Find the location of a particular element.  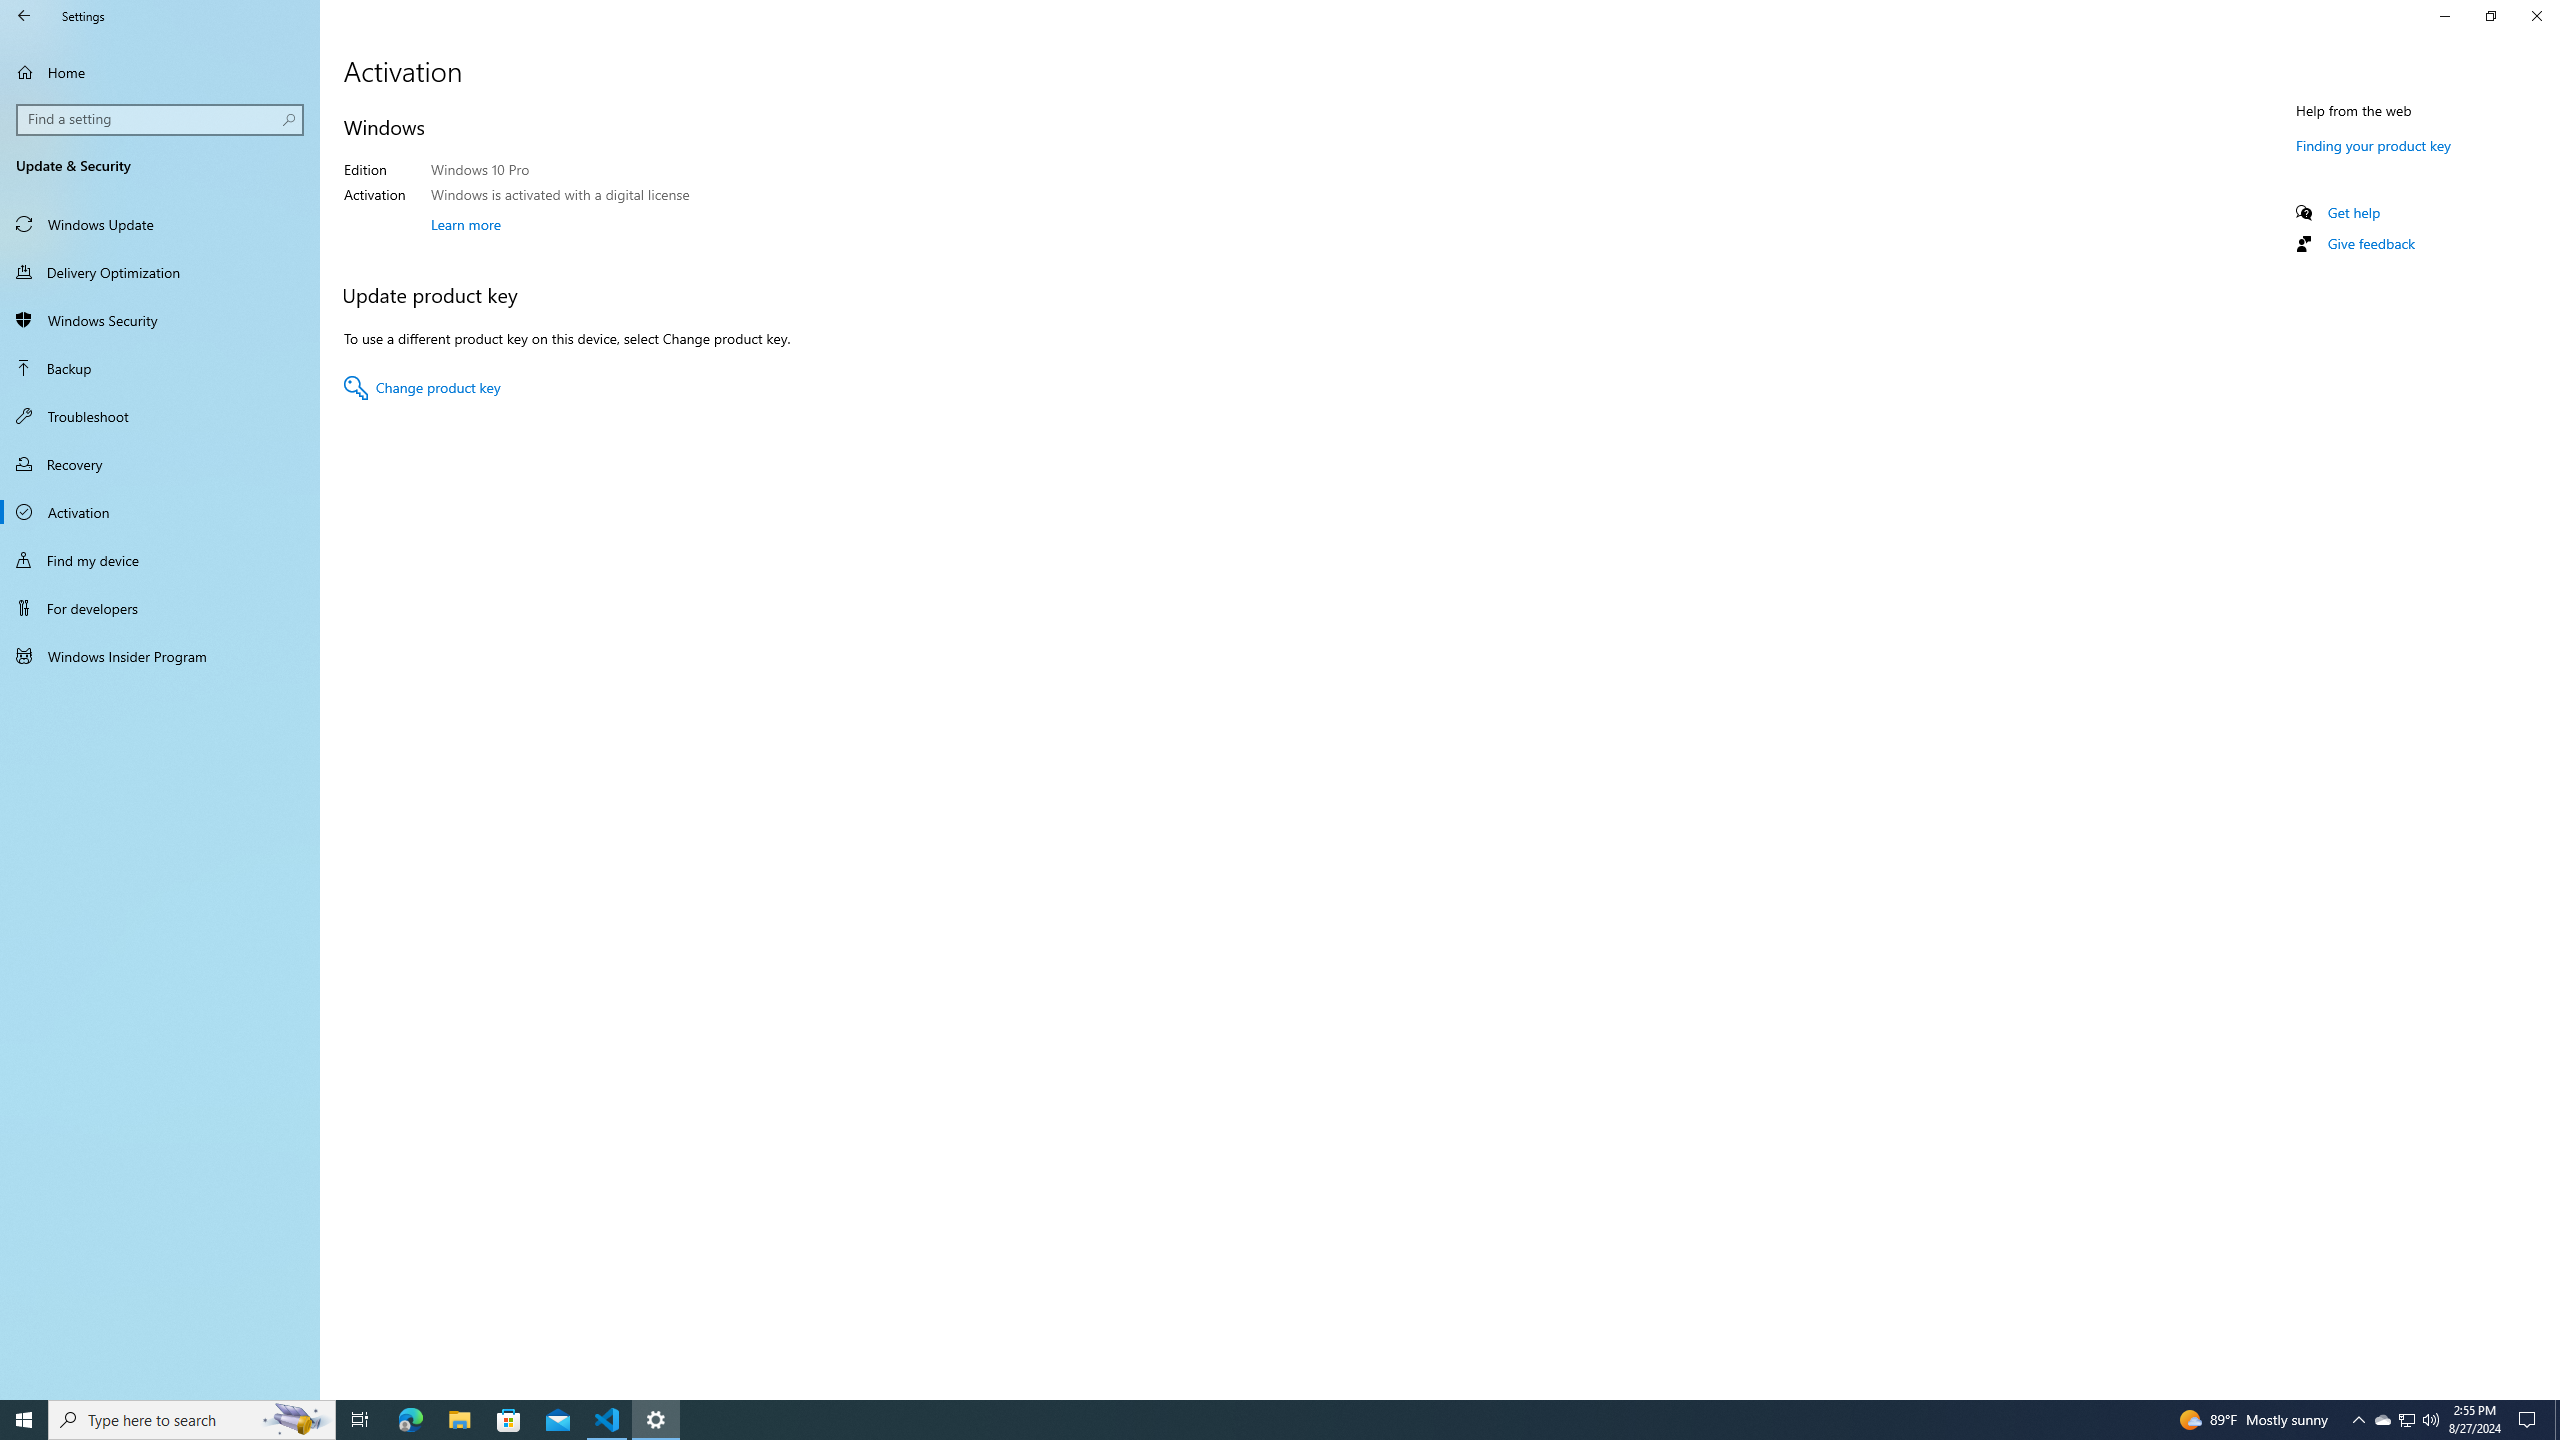

'Get help' is located at coordinates (2352, 211).